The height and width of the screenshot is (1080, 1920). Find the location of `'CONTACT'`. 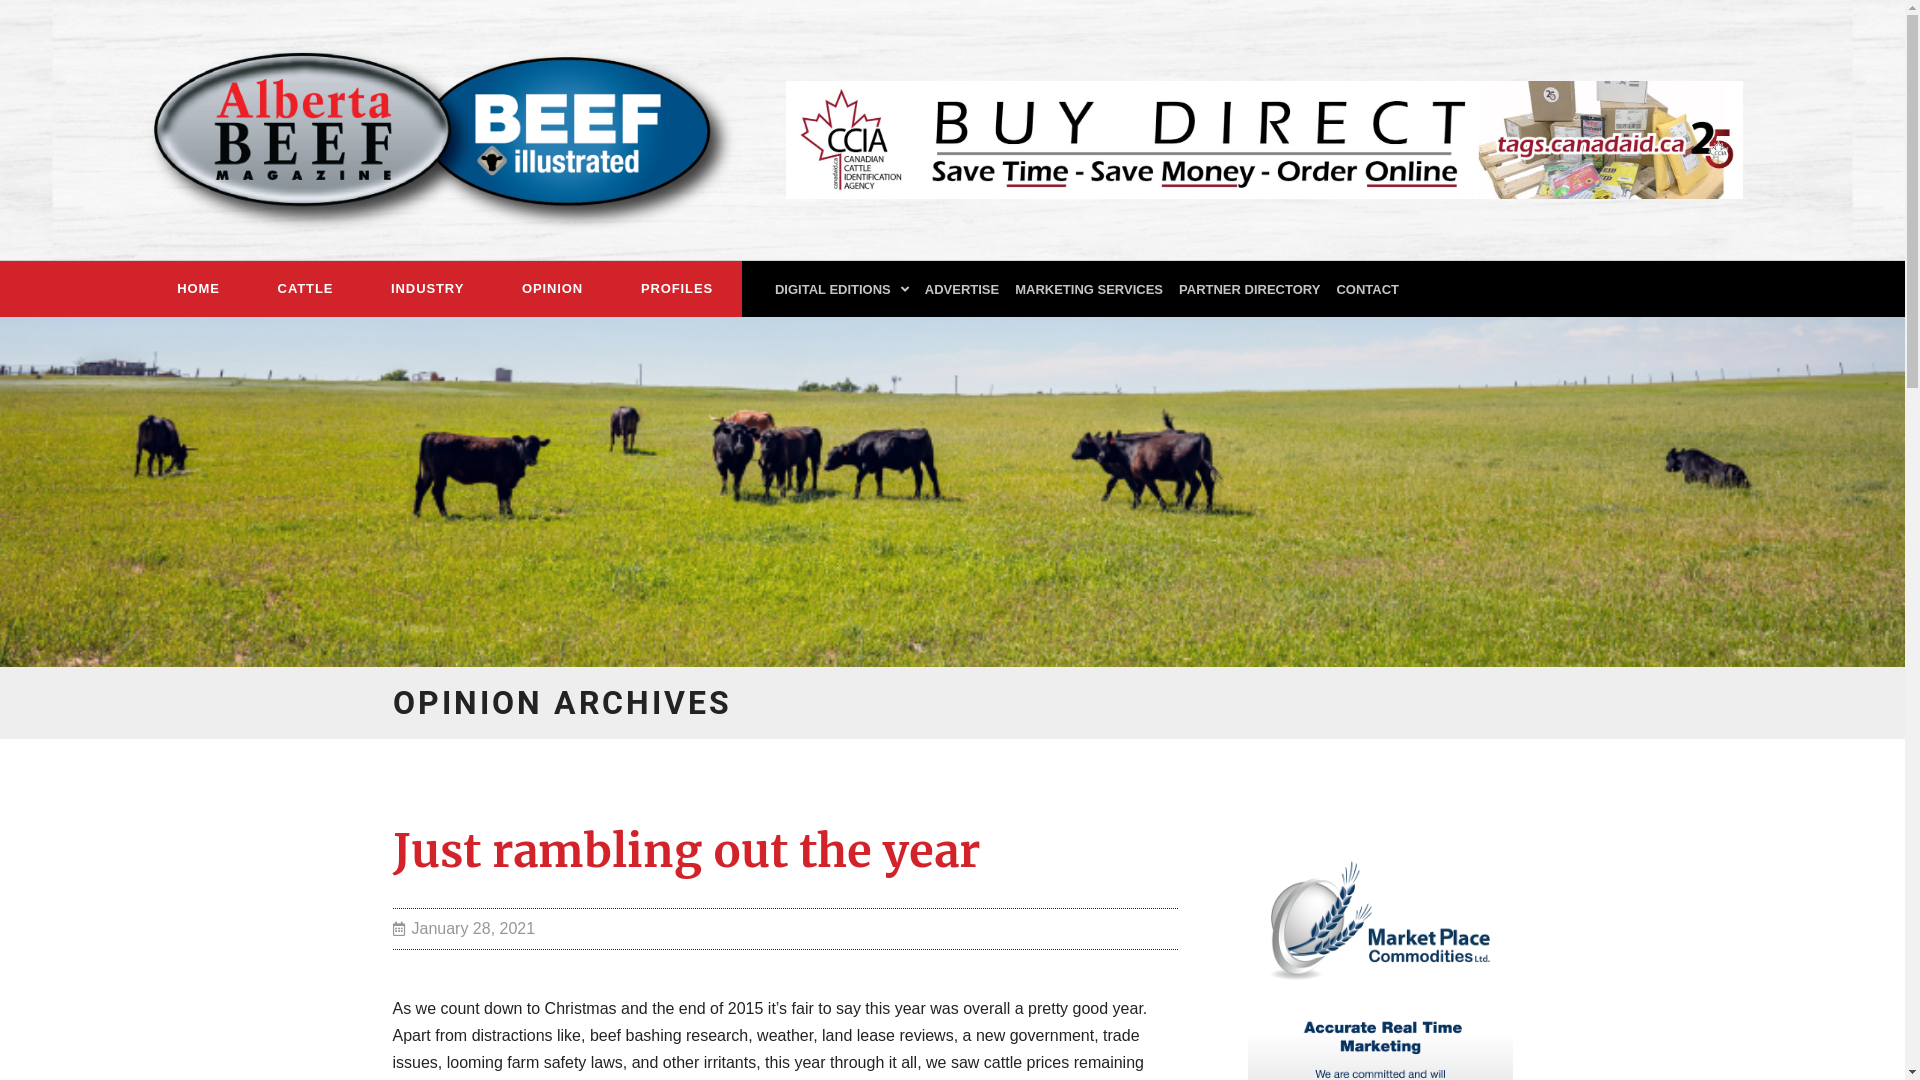

'CONTACT' is located at coordinates (1366, 289).